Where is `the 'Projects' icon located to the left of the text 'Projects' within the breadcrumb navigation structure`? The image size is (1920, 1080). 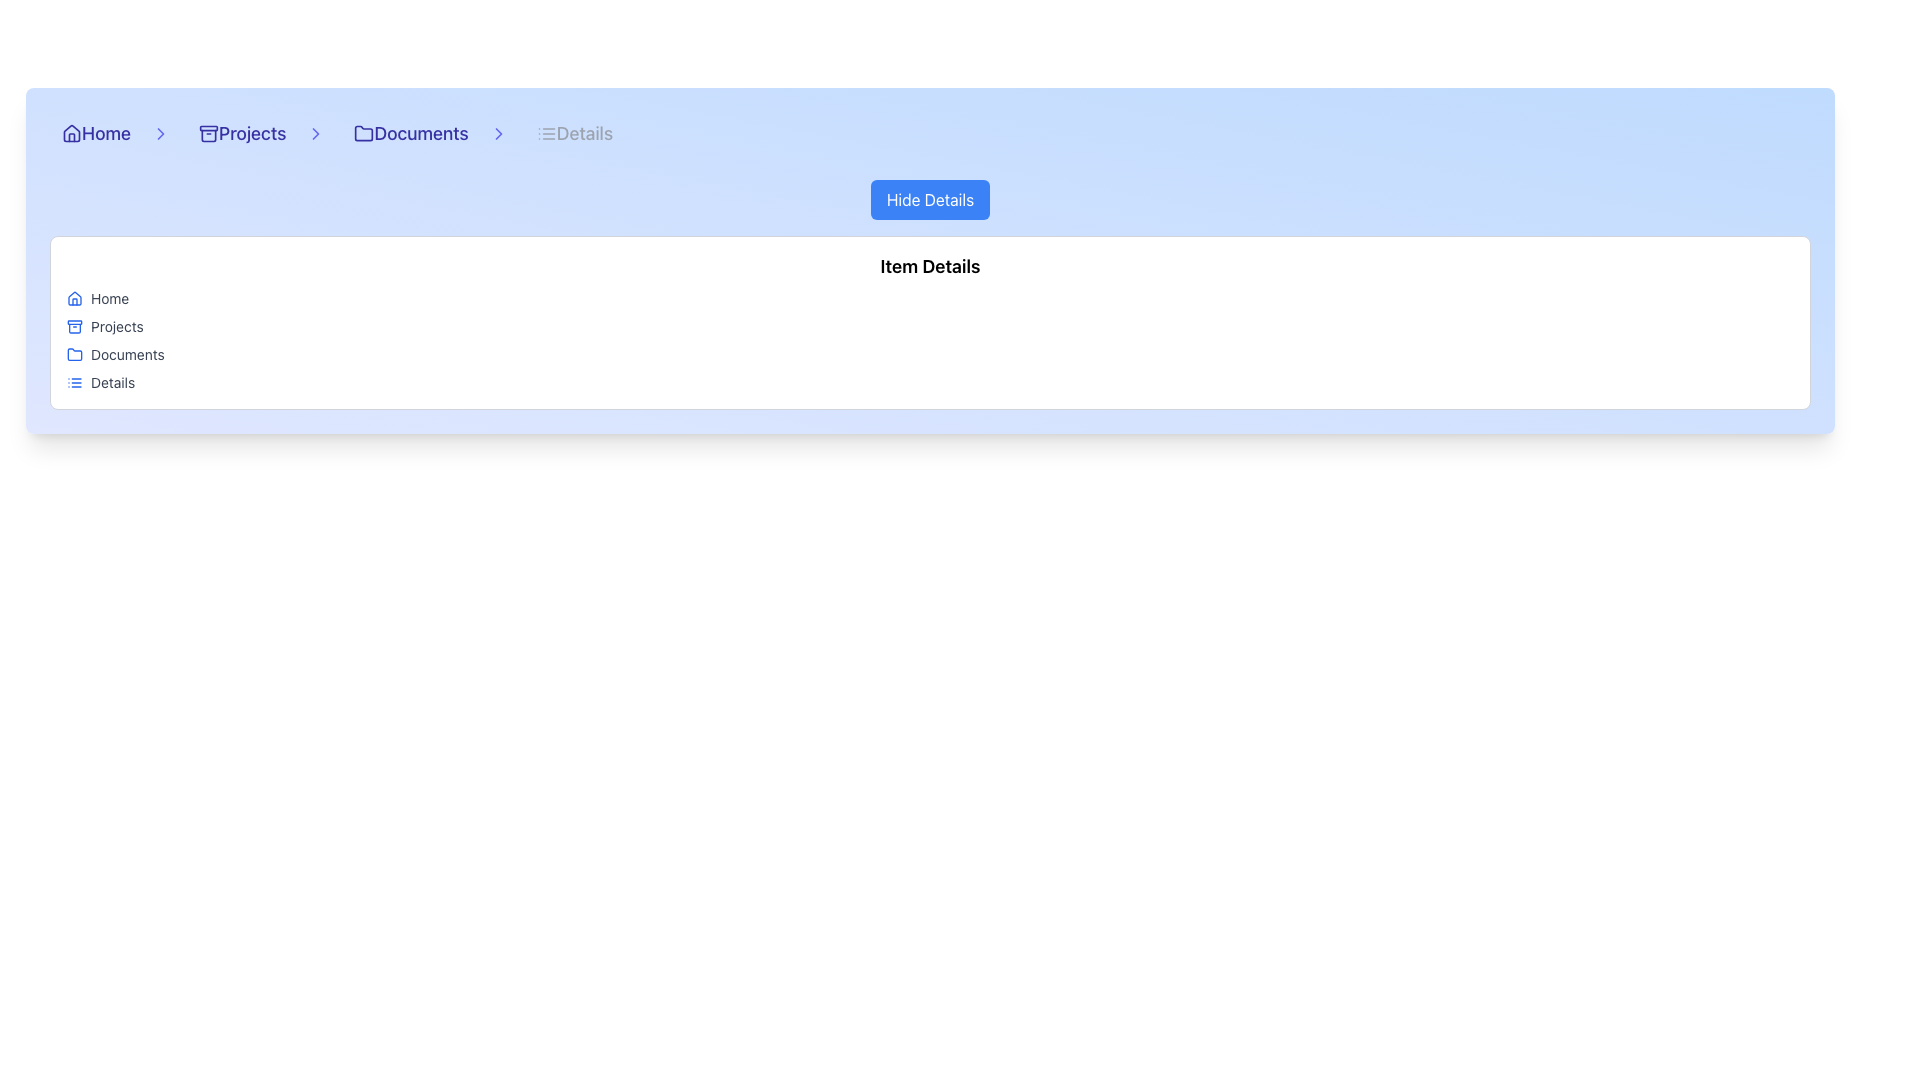
the 'Projects' icon located to the left of the text 'Projects' within the breadcrumb navigation structure is located at coordinates (75, 326).